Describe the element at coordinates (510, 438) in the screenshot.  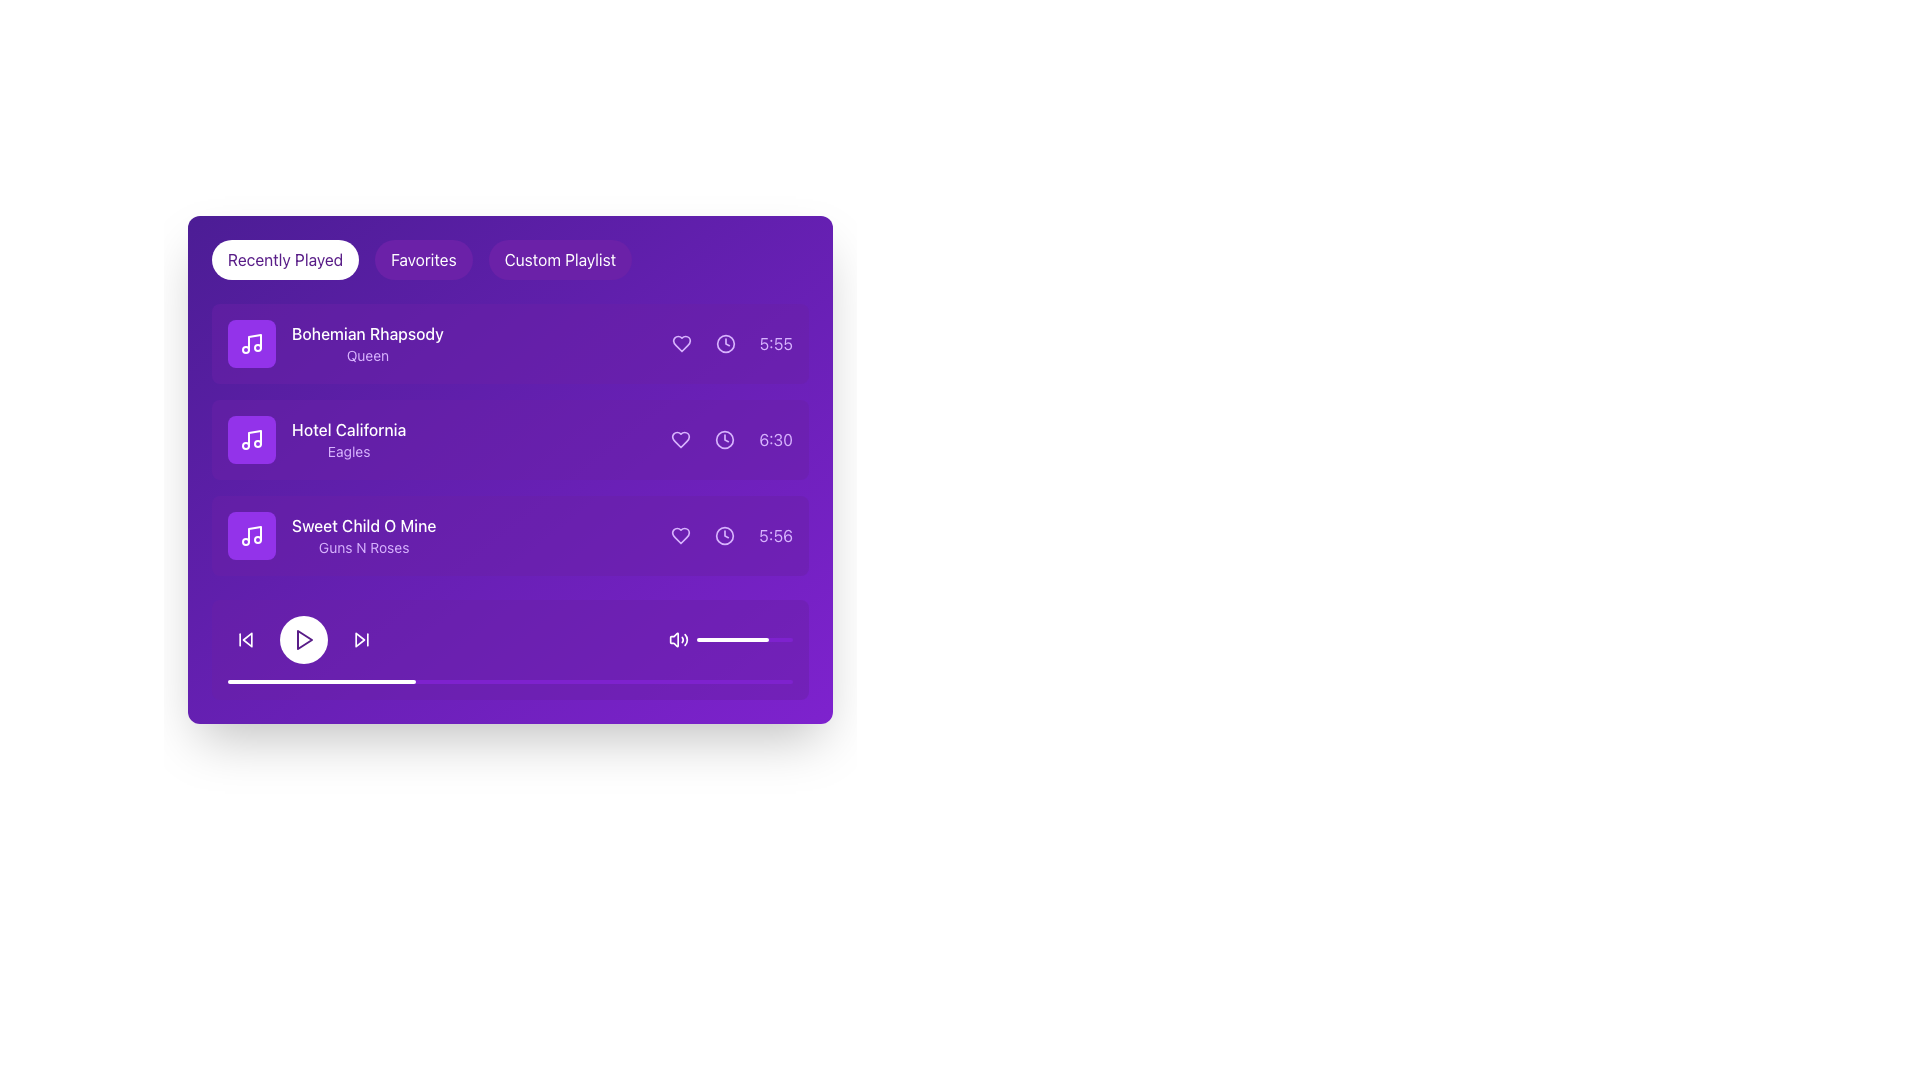
I see `the second item in the 'Recently Played' section of the music tracks list, which displays the song title, artist, and duration` at that location.